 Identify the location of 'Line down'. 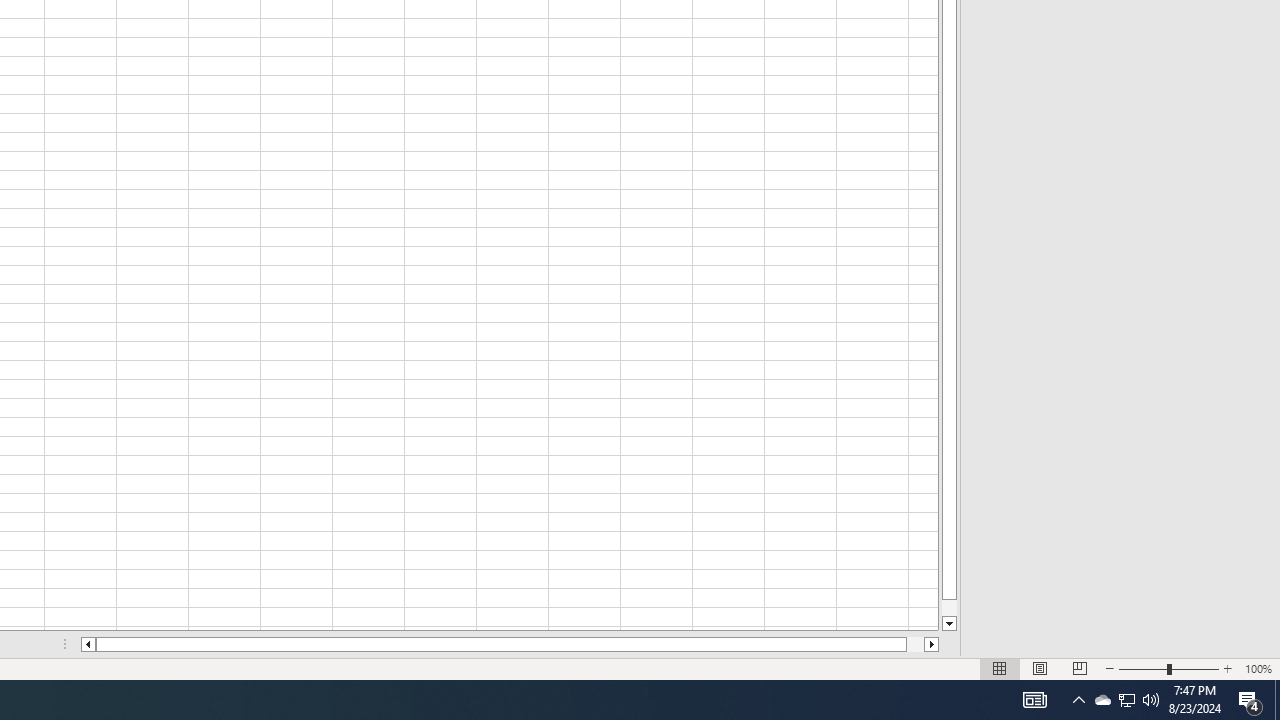
(948, 623).